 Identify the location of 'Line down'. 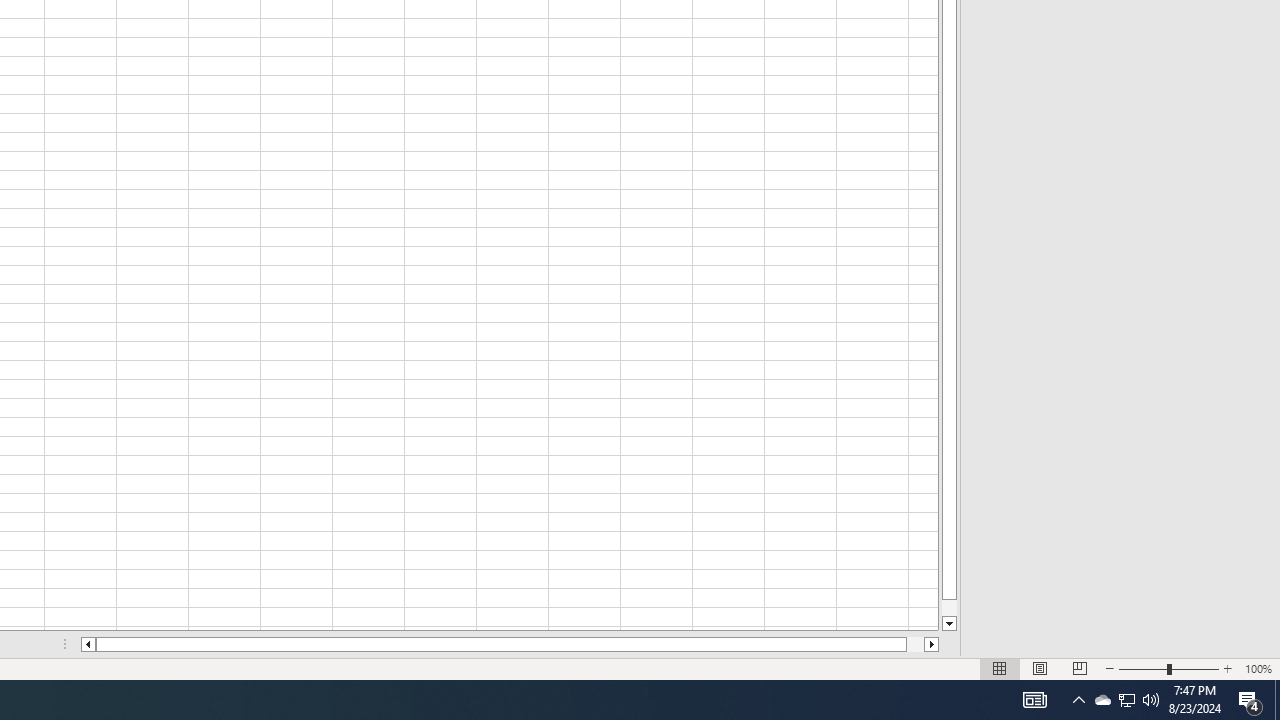
(948, 623).